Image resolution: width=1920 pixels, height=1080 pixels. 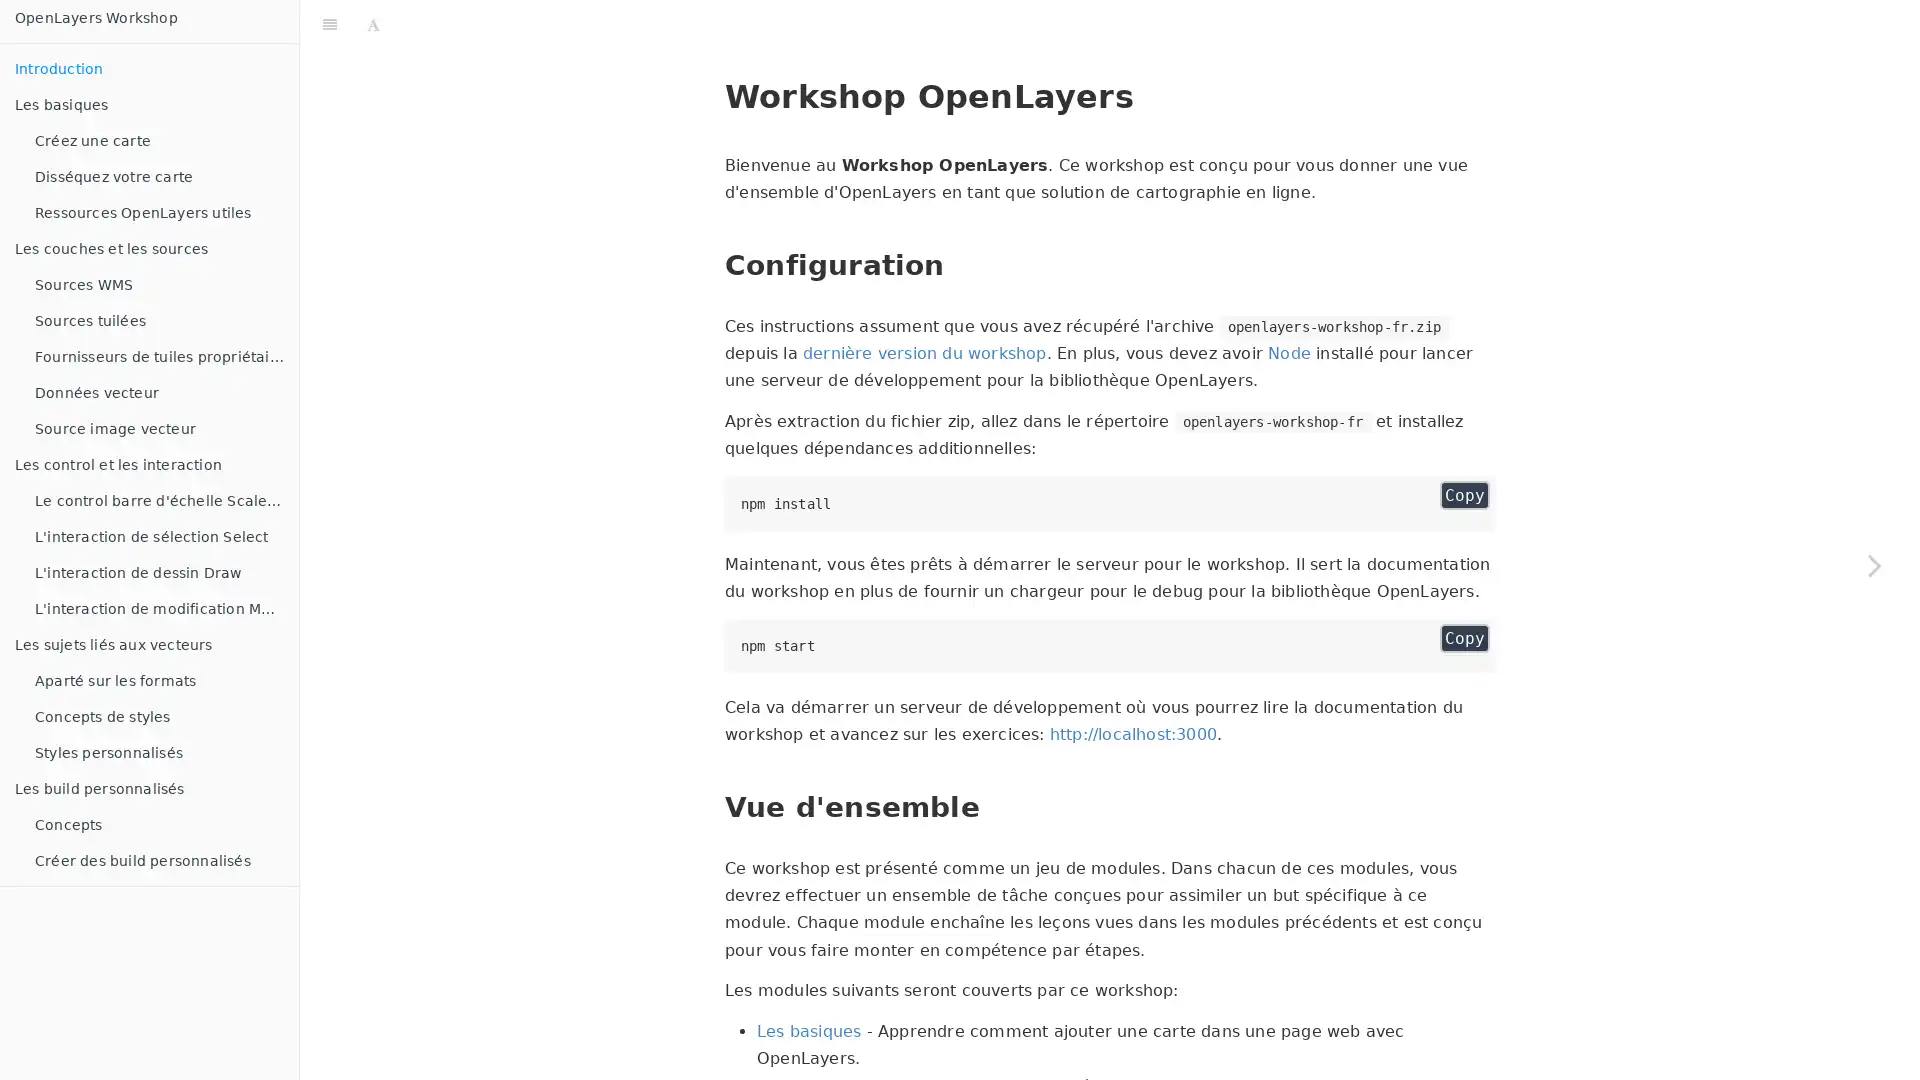 I want to click on Copy, so click(x=1464, y=637).